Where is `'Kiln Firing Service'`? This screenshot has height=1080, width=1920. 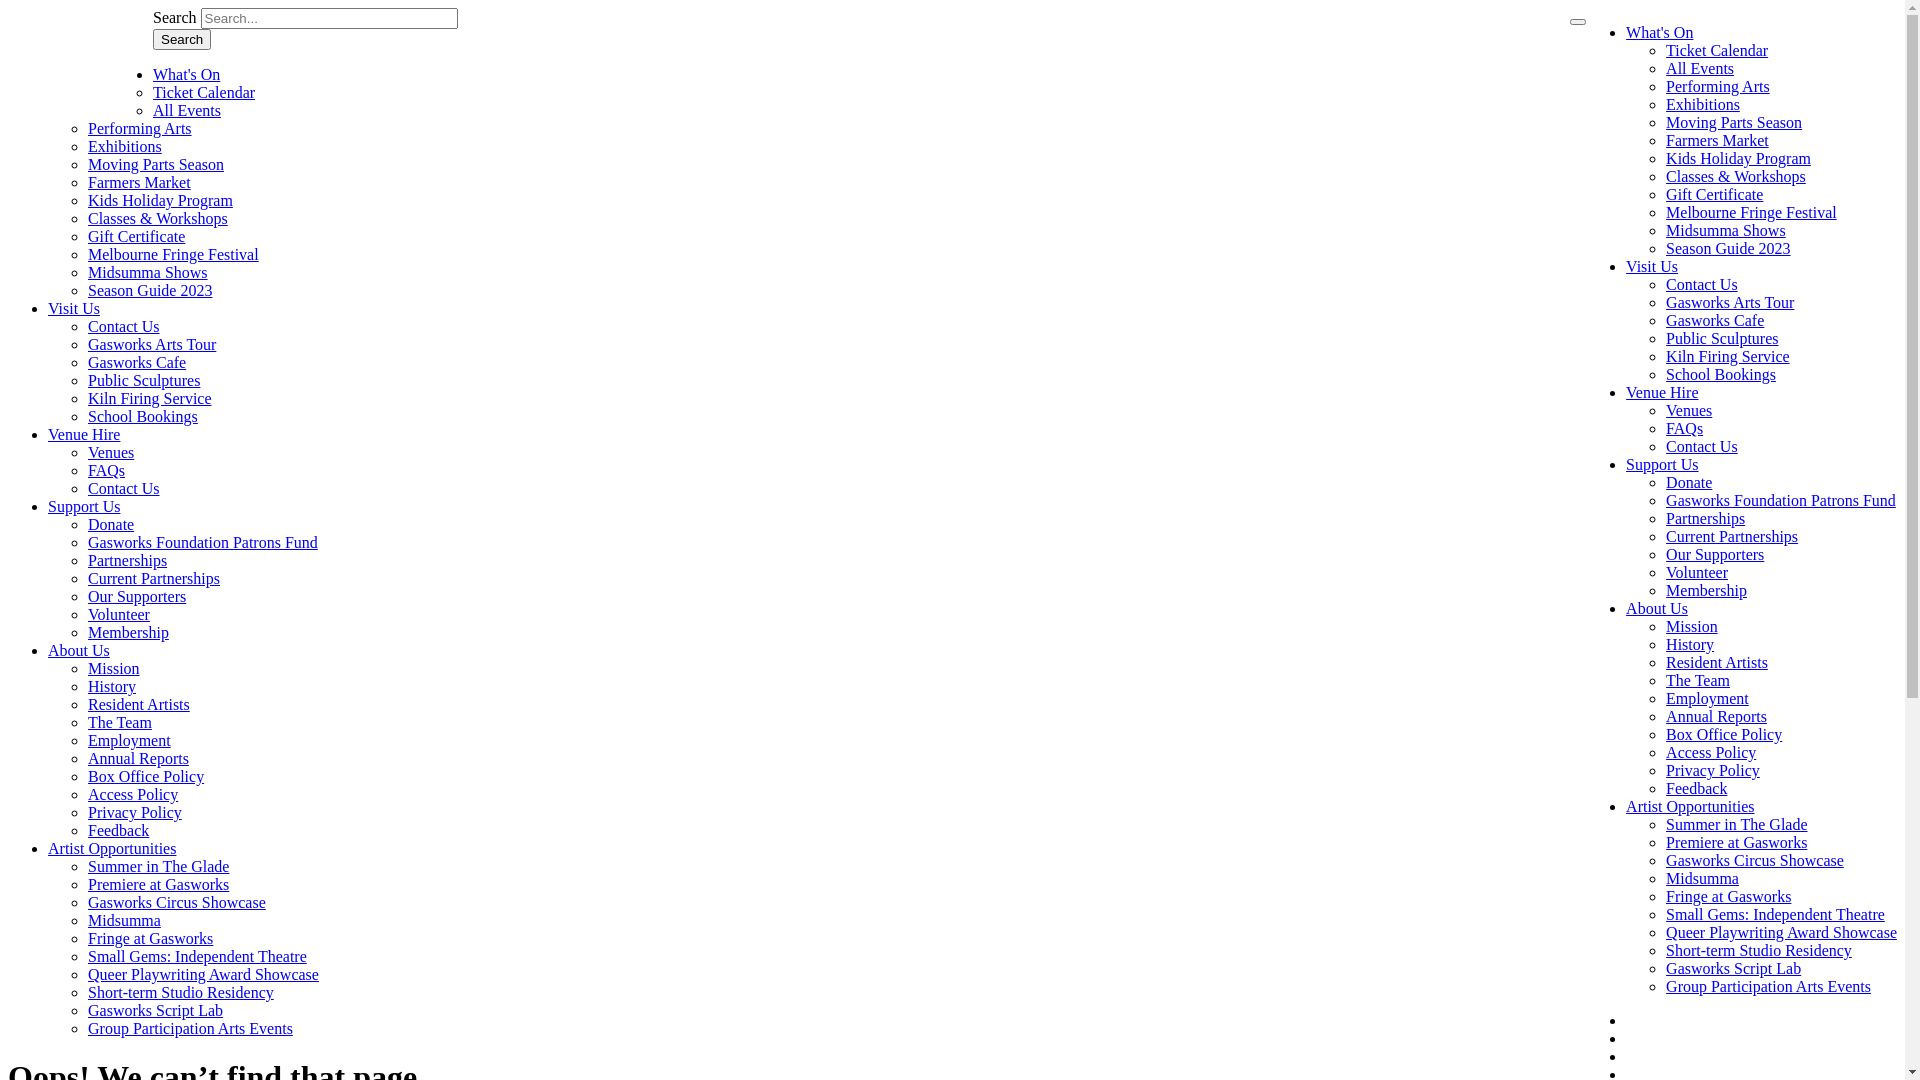
'Kiln Firing Service' is located at coordinates (148, 398).